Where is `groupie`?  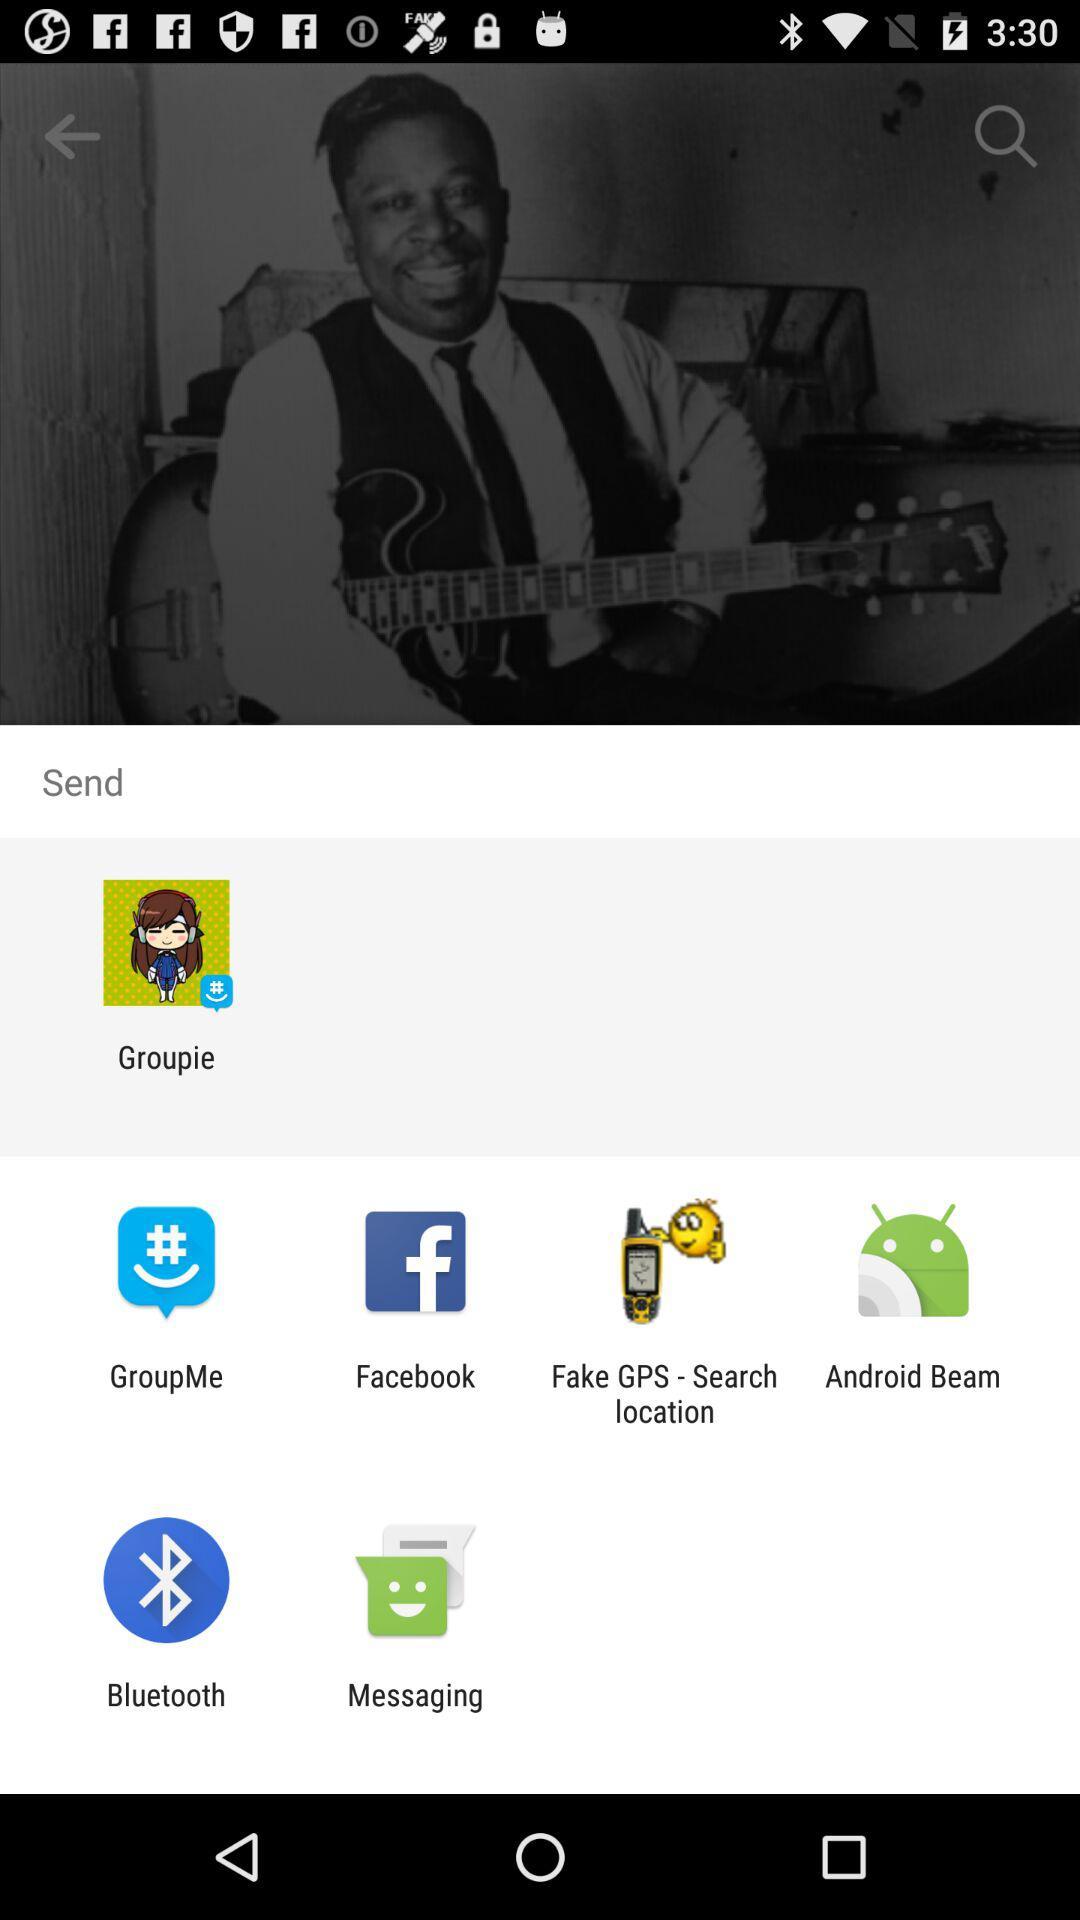
groupie is located at coordinates (165, 1073).